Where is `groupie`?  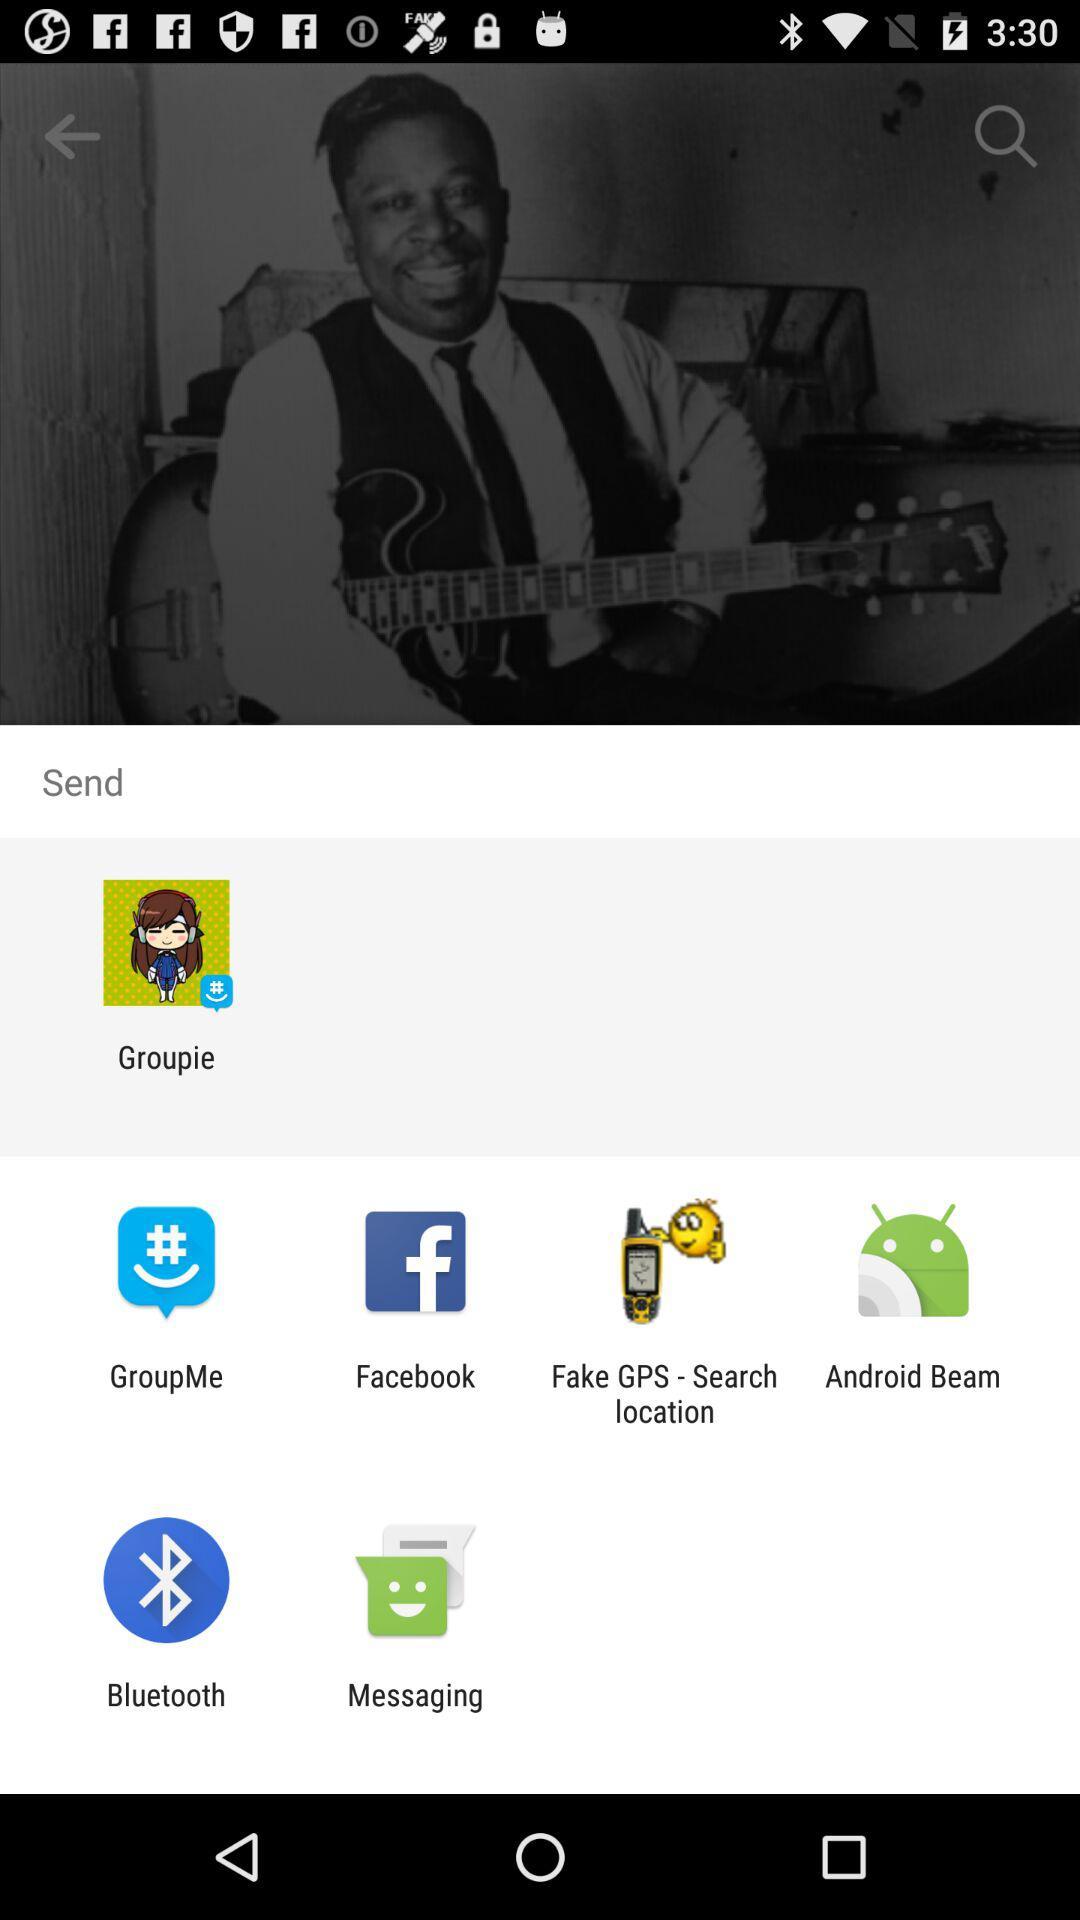
groupie is located at coordinates (165, 1073).